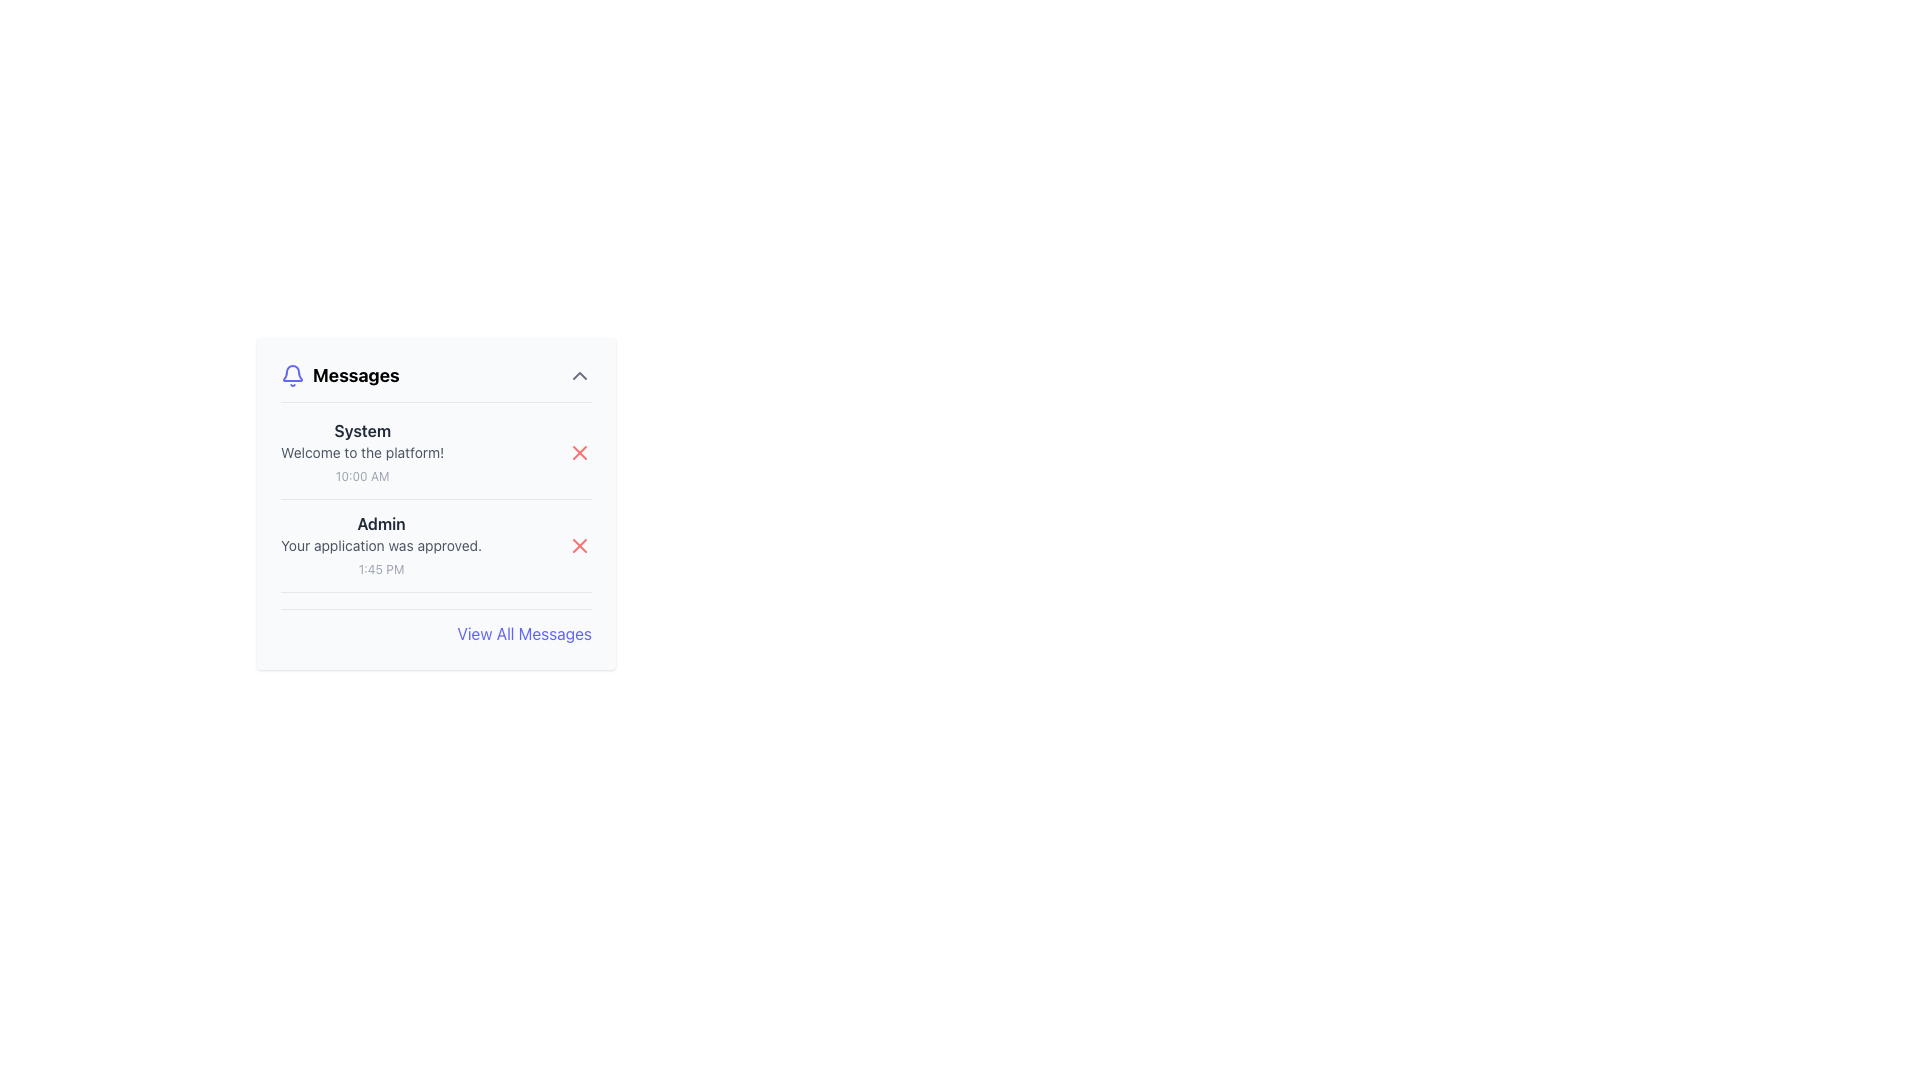 This screenshot has width=1920, height=1080. What do you see at coordinates (381, 569) in the screenshot?
I see `timestamp displayed in the static text component located at the bottom-right corner of the message notification from 'Admin', below the message content 'Your application was approved.'` at bounding box center [381, 569].